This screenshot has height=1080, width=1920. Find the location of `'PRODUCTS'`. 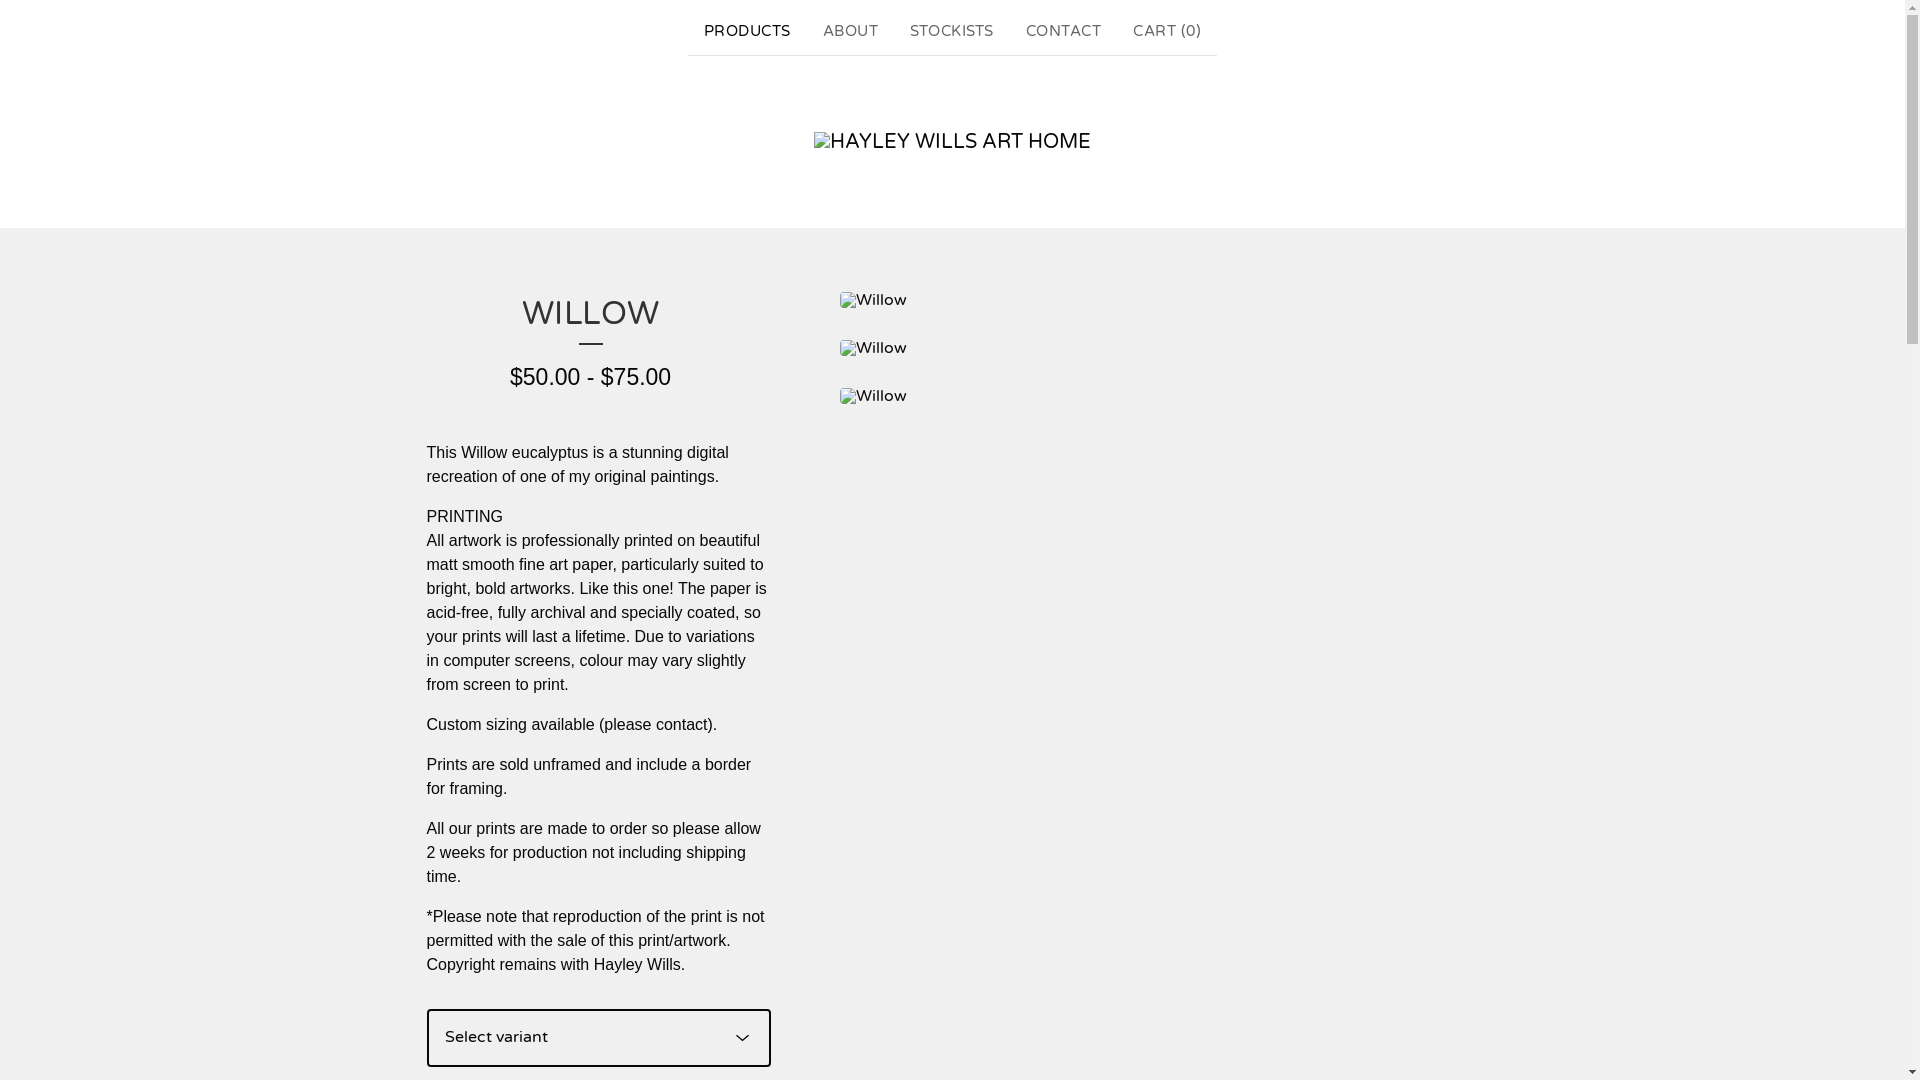

'PRODUCTS' is located at coordinates (746, 31).